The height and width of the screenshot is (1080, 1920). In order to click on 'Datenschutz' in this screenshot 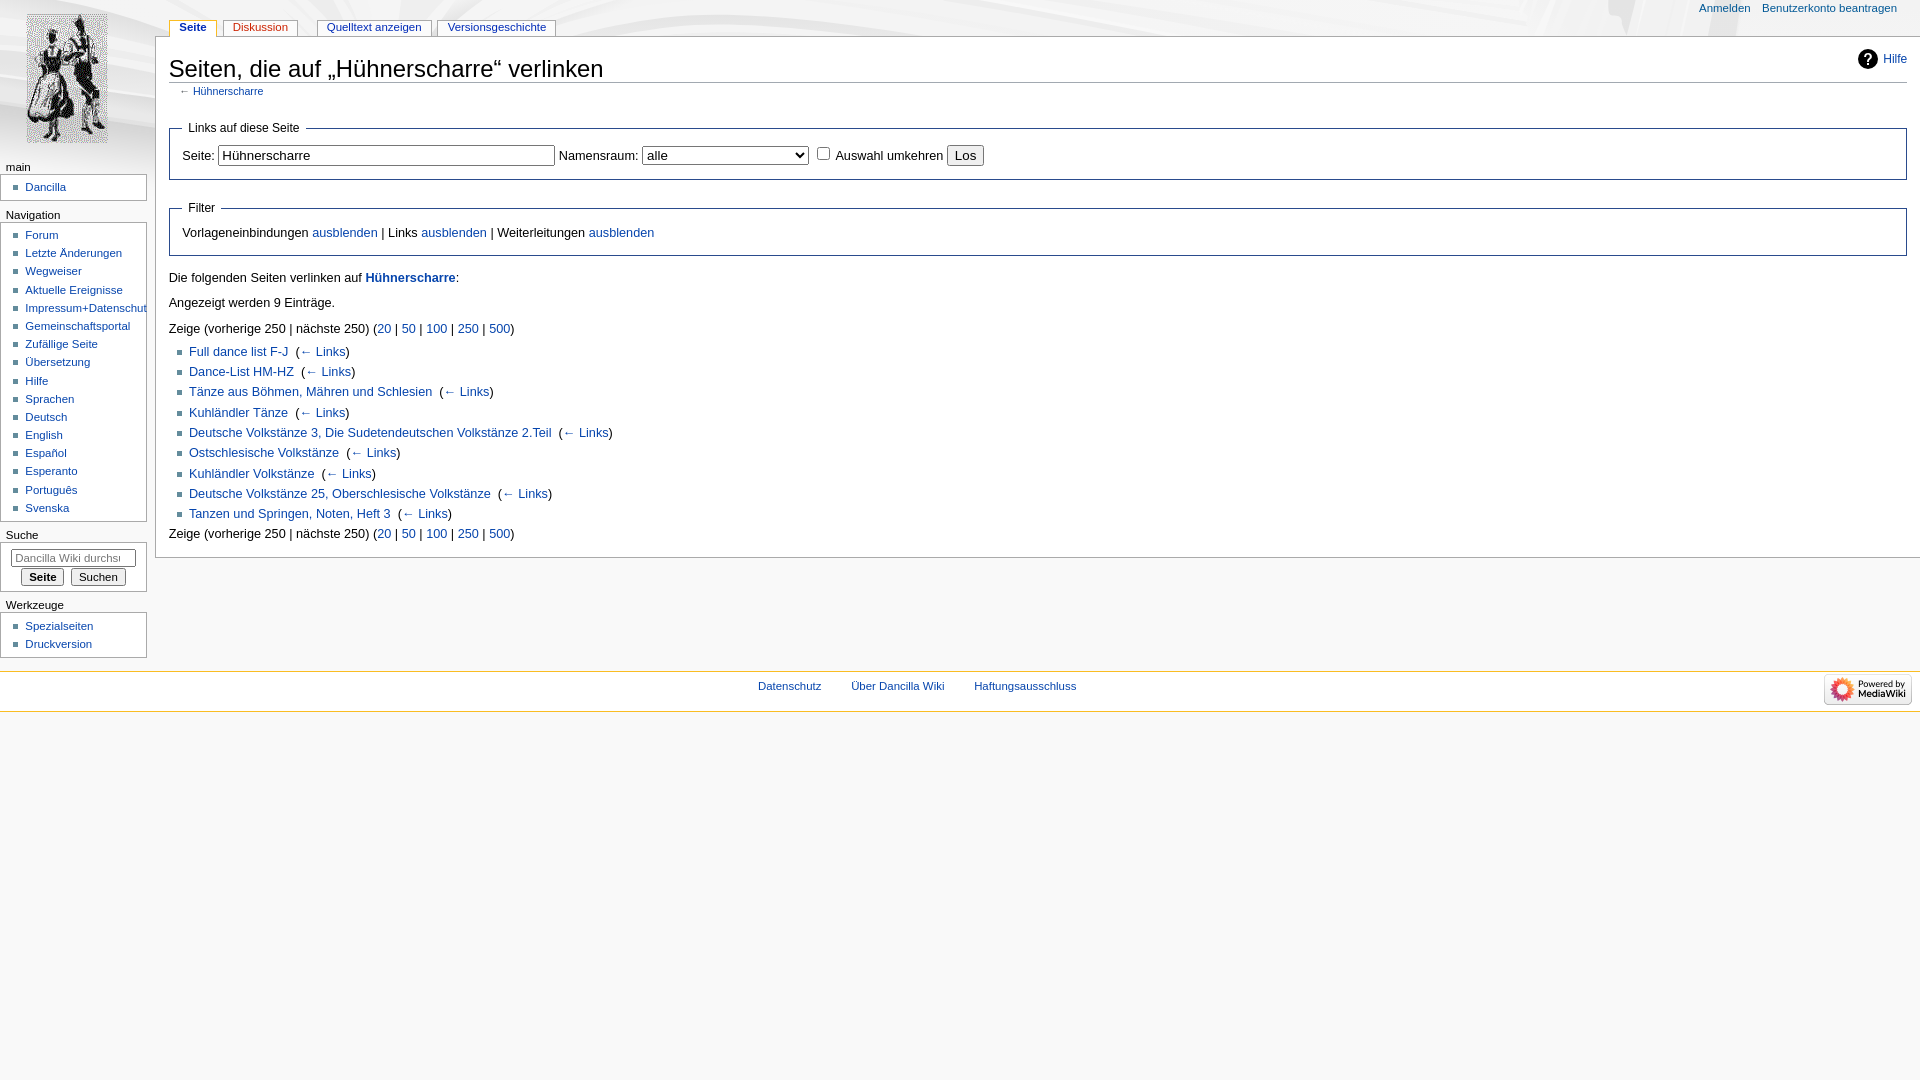, I will do `click(757, 685)`.